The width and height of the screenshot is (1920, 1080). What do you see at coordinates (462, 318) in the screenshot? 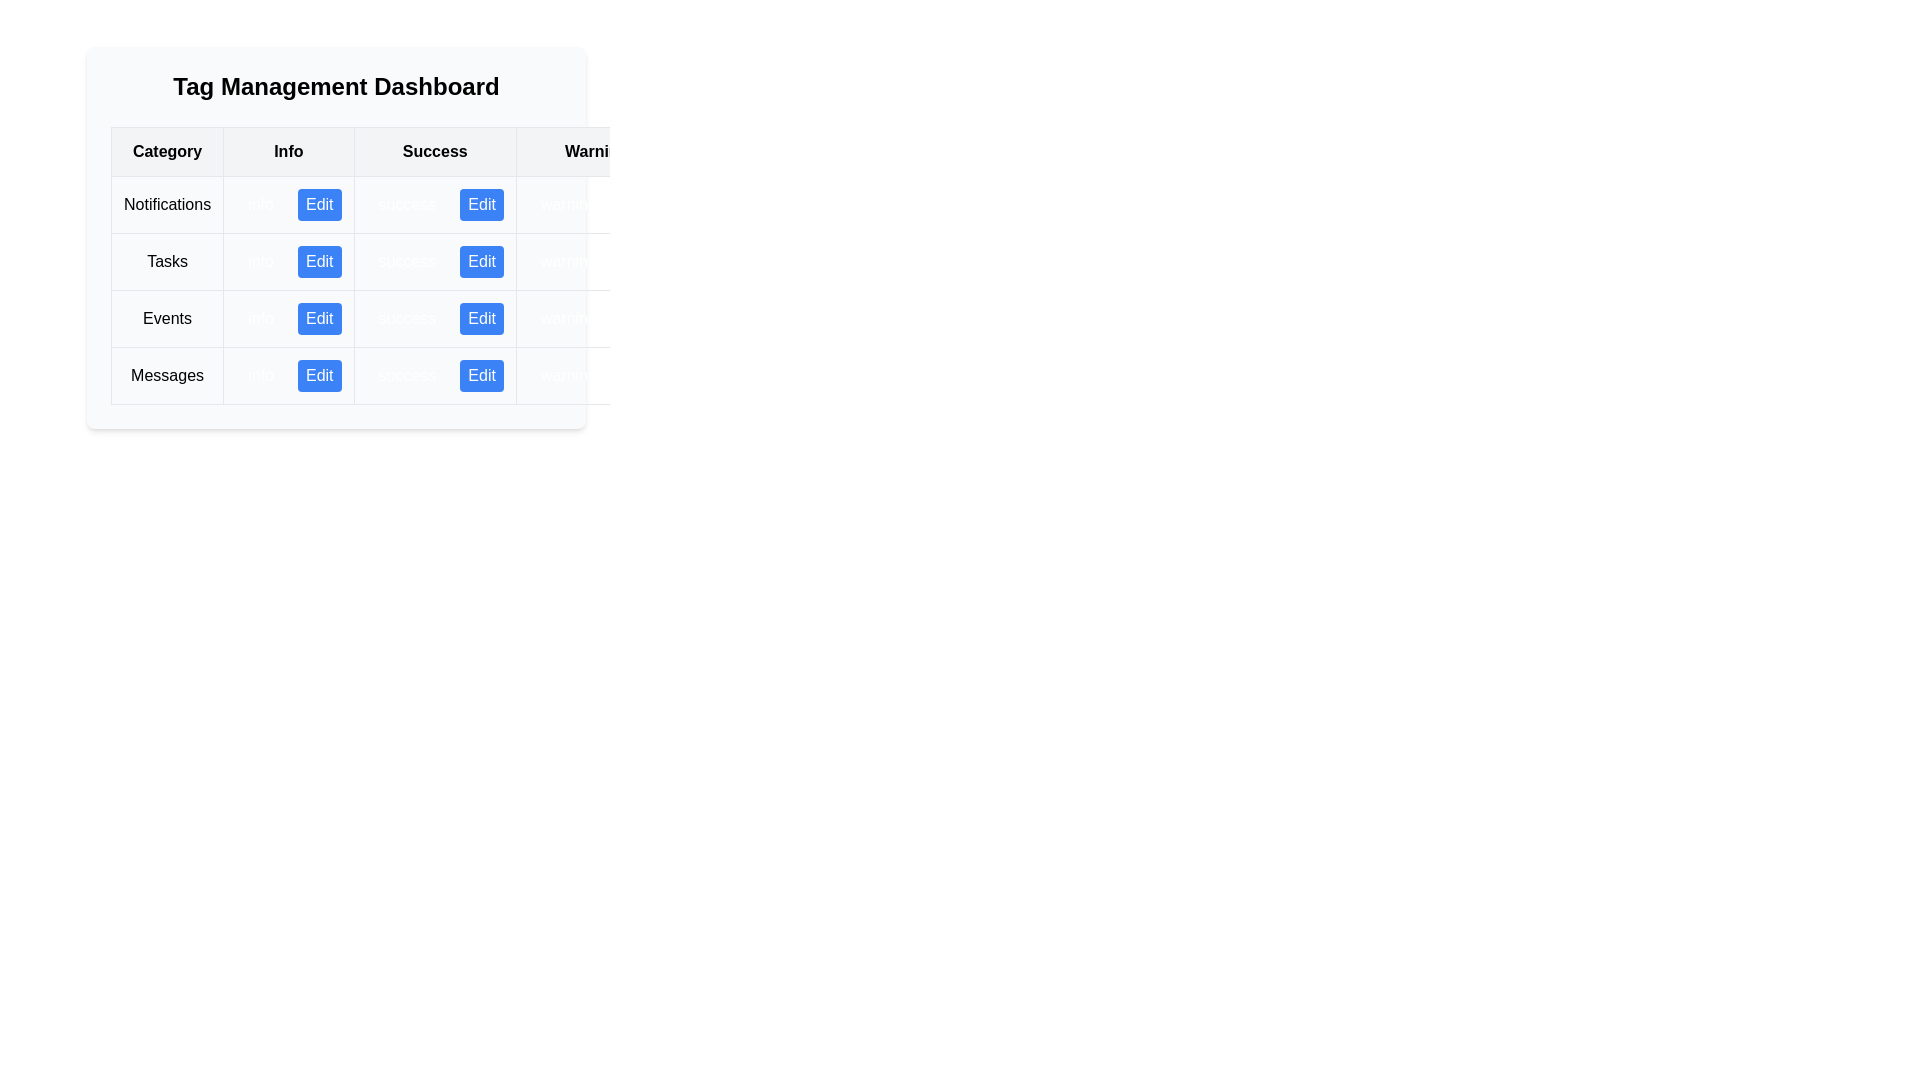
I see `the 'Edit' button with a blue background and white text in the 'Events' row of the 'Tag Management Dashboard'` at bounding box center [462, 318].